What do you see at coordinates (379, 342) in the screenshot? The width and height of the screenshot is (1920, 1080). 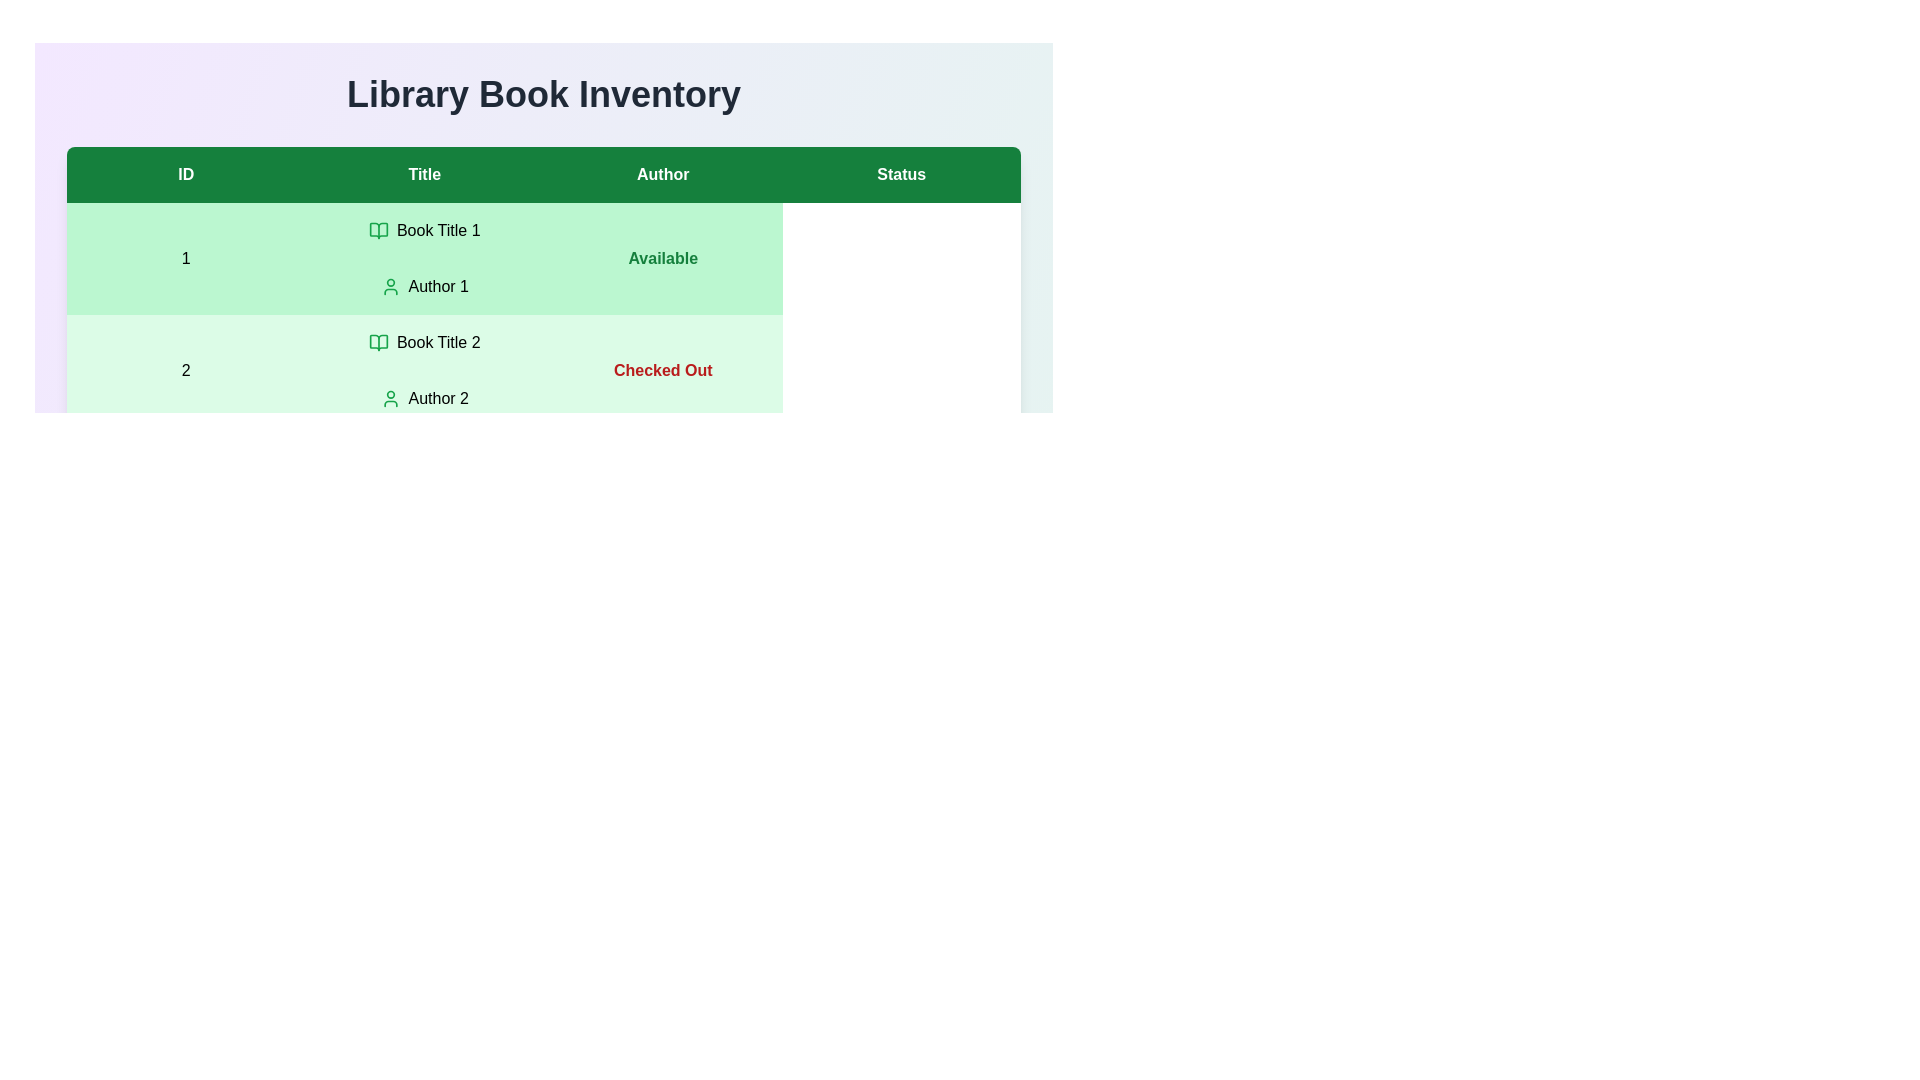 I see `the icon next to book for Book Title 2` at bounding box center [379, 342].